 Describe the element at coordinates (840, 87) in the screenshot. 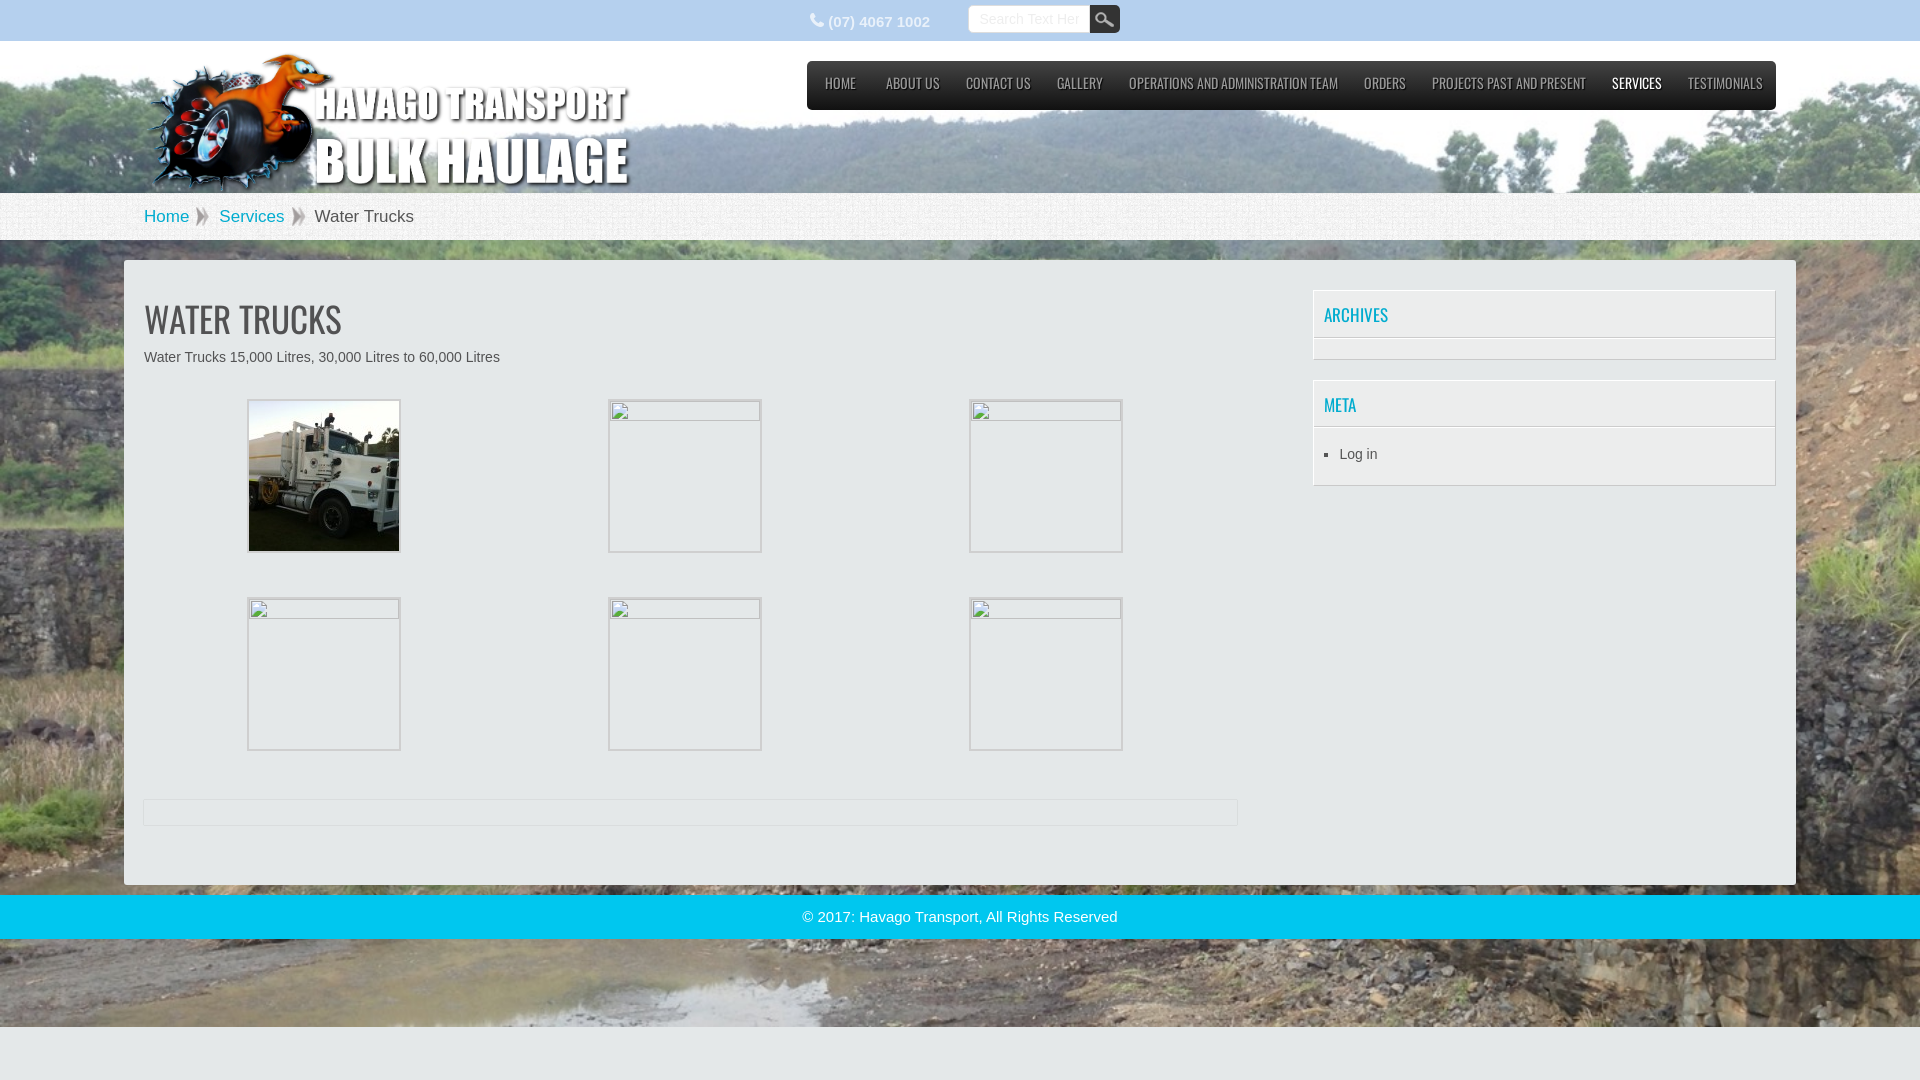

I see `'HOME'` at that location.